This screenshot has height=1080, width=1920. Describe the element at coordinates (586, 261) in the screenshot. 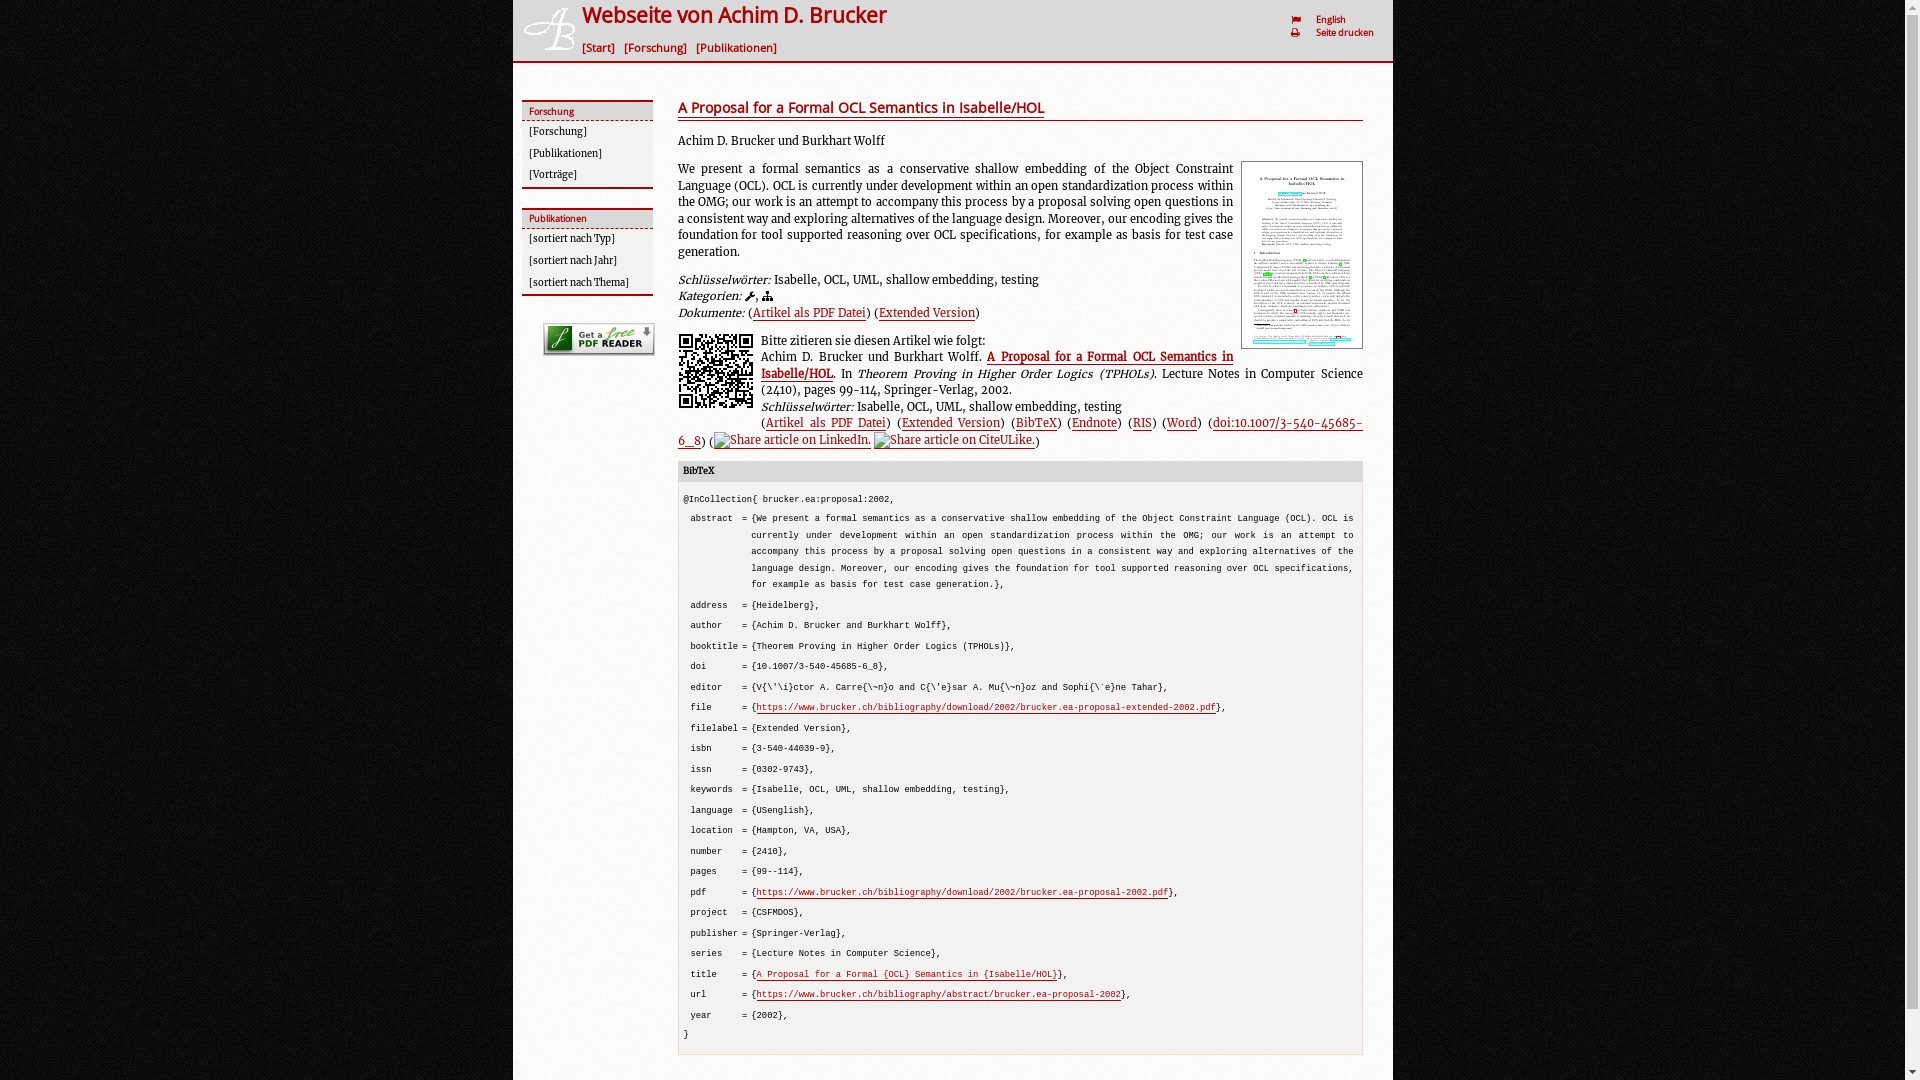

I see `'[sortiert nach Jahr]'` at that location.